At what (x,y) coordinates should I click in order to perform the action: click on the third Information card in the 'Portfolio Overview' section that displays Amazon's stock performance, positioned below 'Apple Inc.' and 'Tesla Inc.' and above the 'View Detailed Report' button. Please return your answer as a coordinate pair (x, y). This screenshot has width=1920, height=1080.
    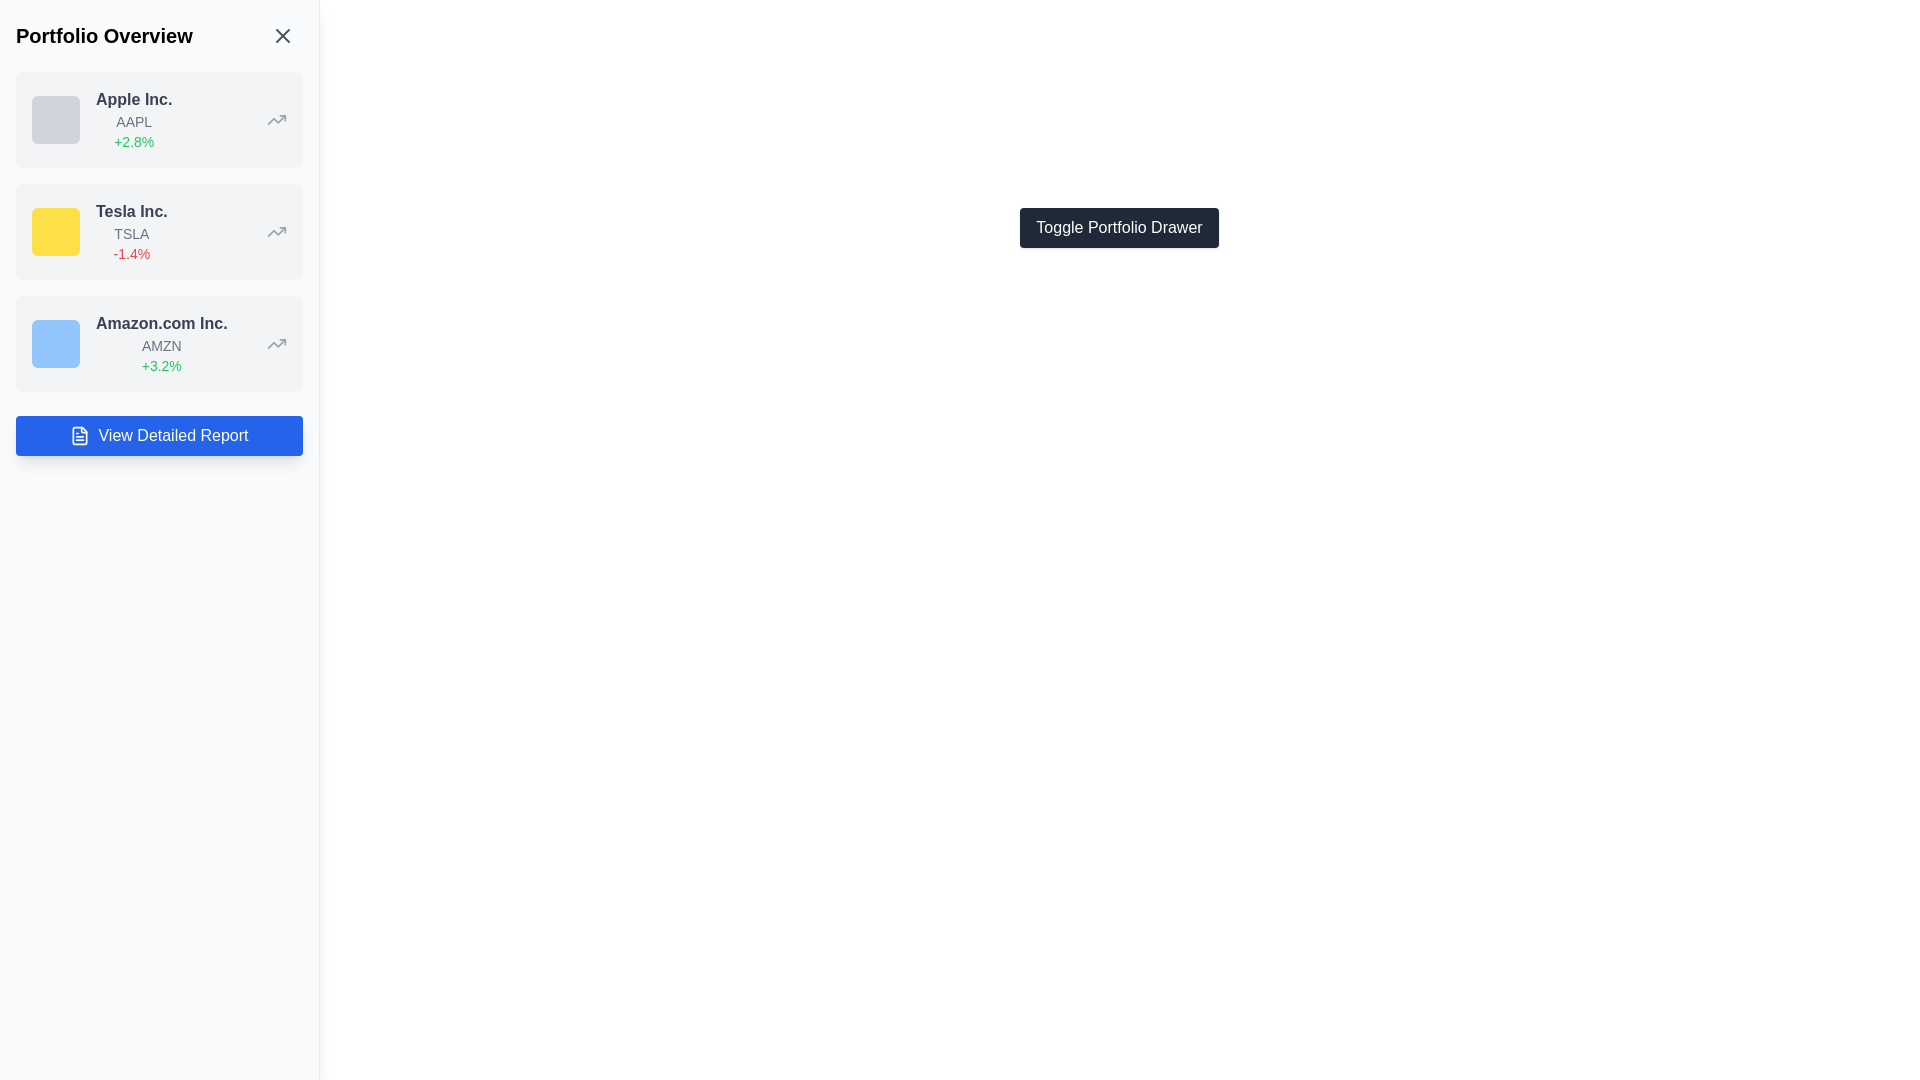
    Looking at the image, I should click on (158, 342).